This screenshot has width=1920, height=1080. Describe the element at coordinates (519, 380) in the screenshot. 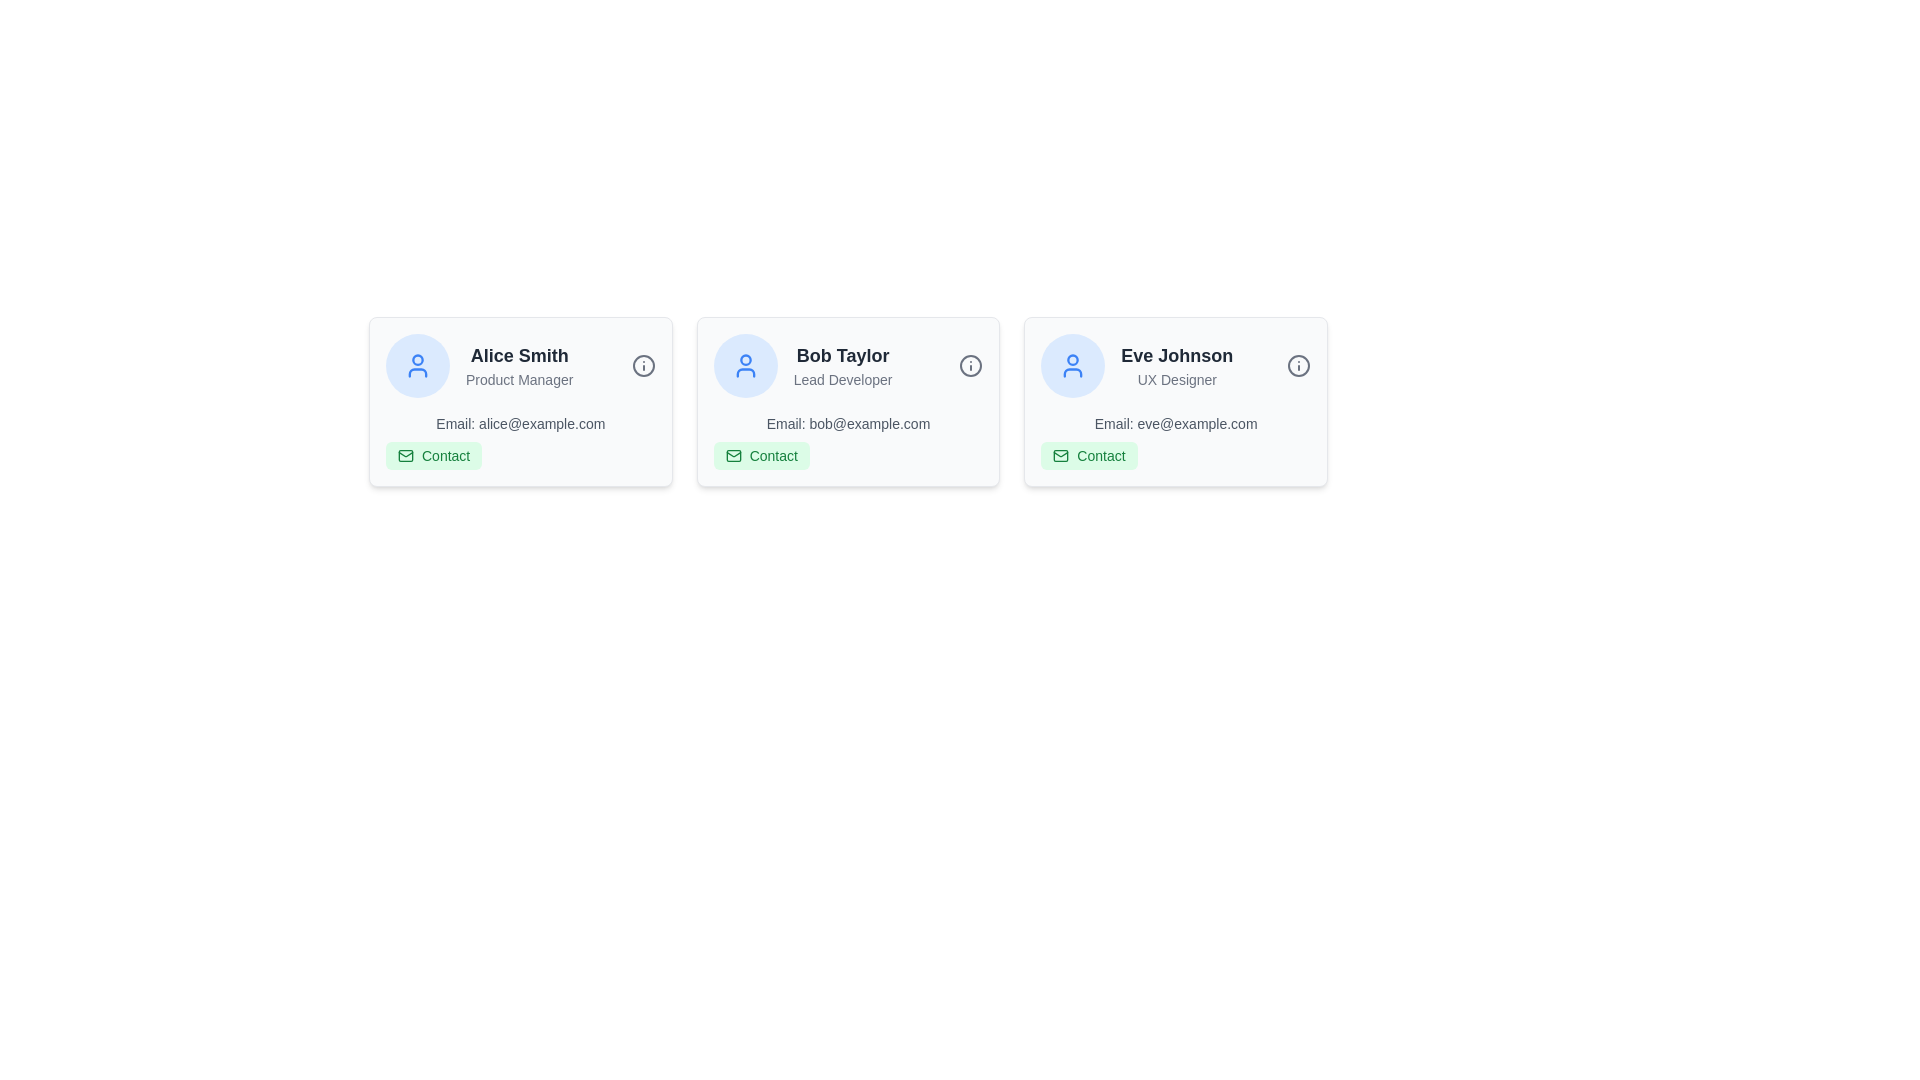

I see `the text label indicating the job title located directly below 'Alice Smith' in the leftmost profile card` at that location.